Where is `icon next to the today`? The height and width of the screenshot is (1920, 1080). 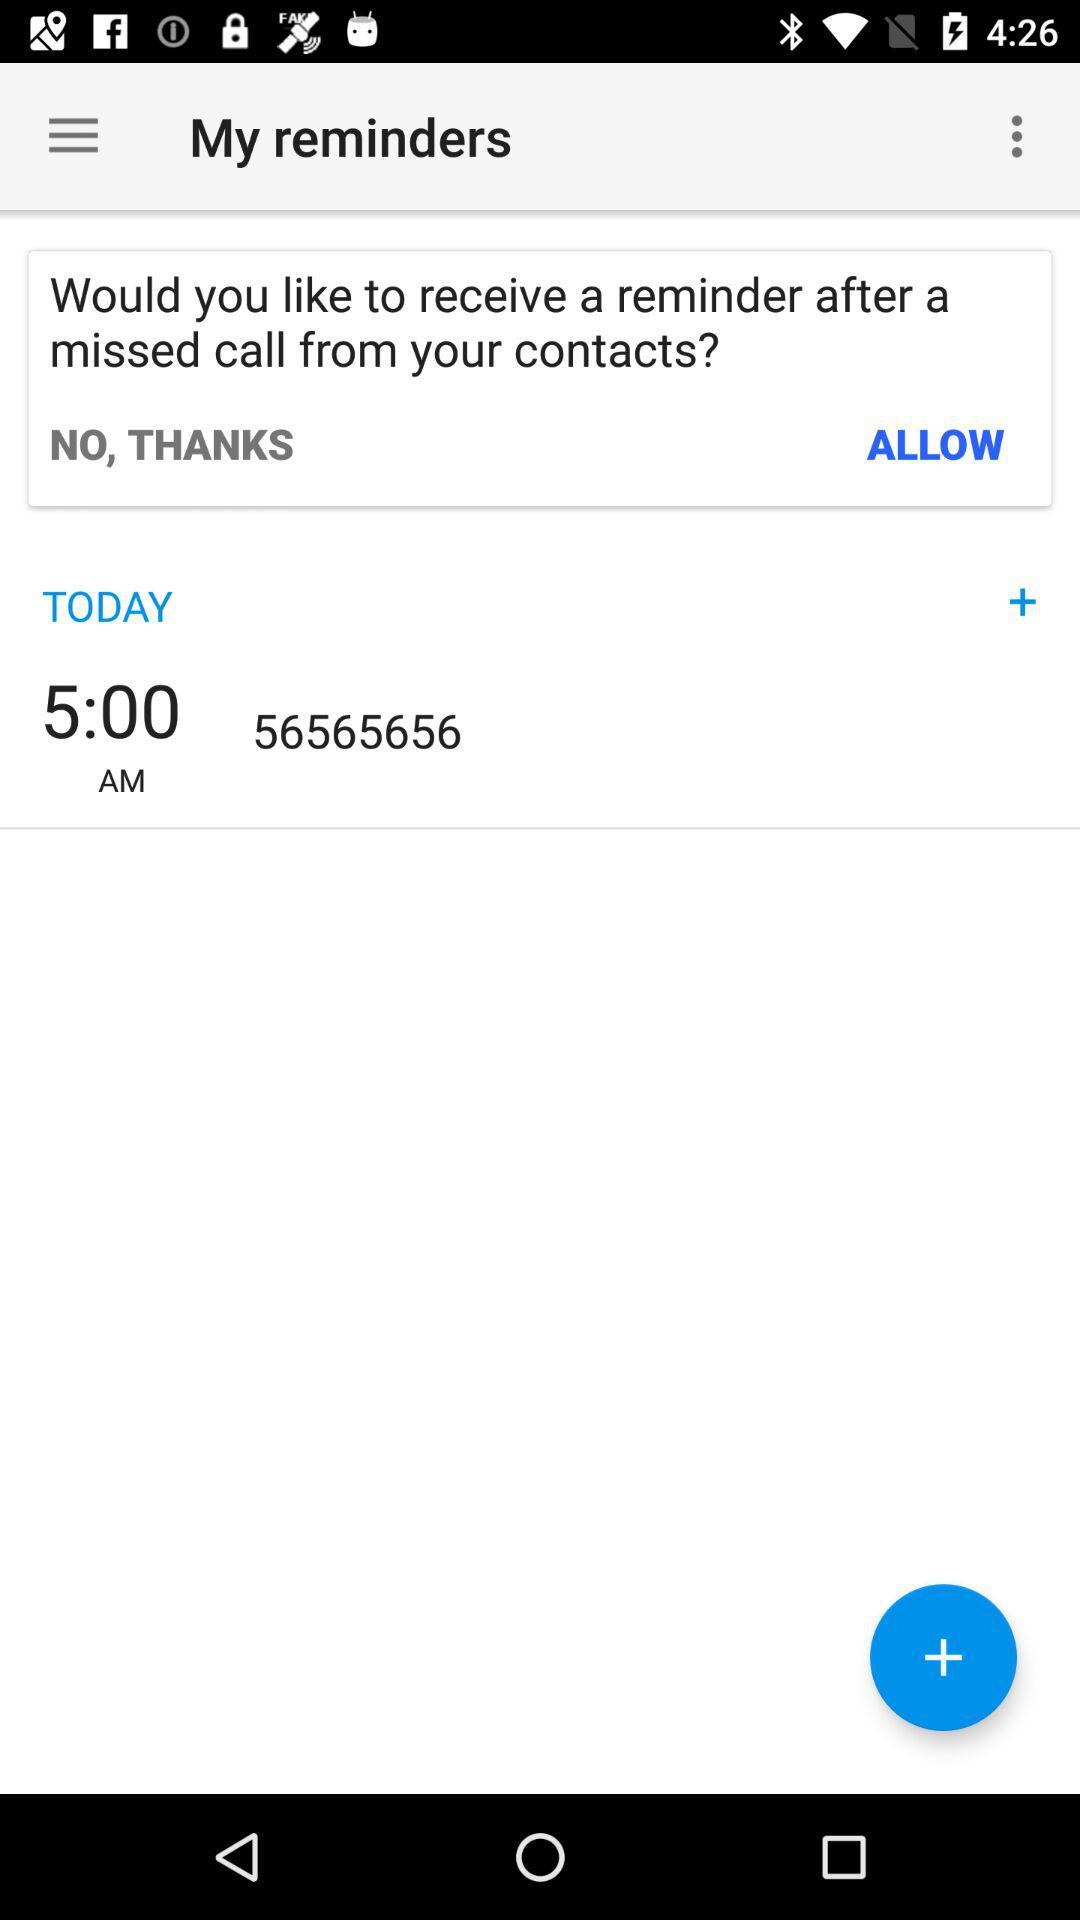
icon next to the today is located at coordinates (1022, 580).